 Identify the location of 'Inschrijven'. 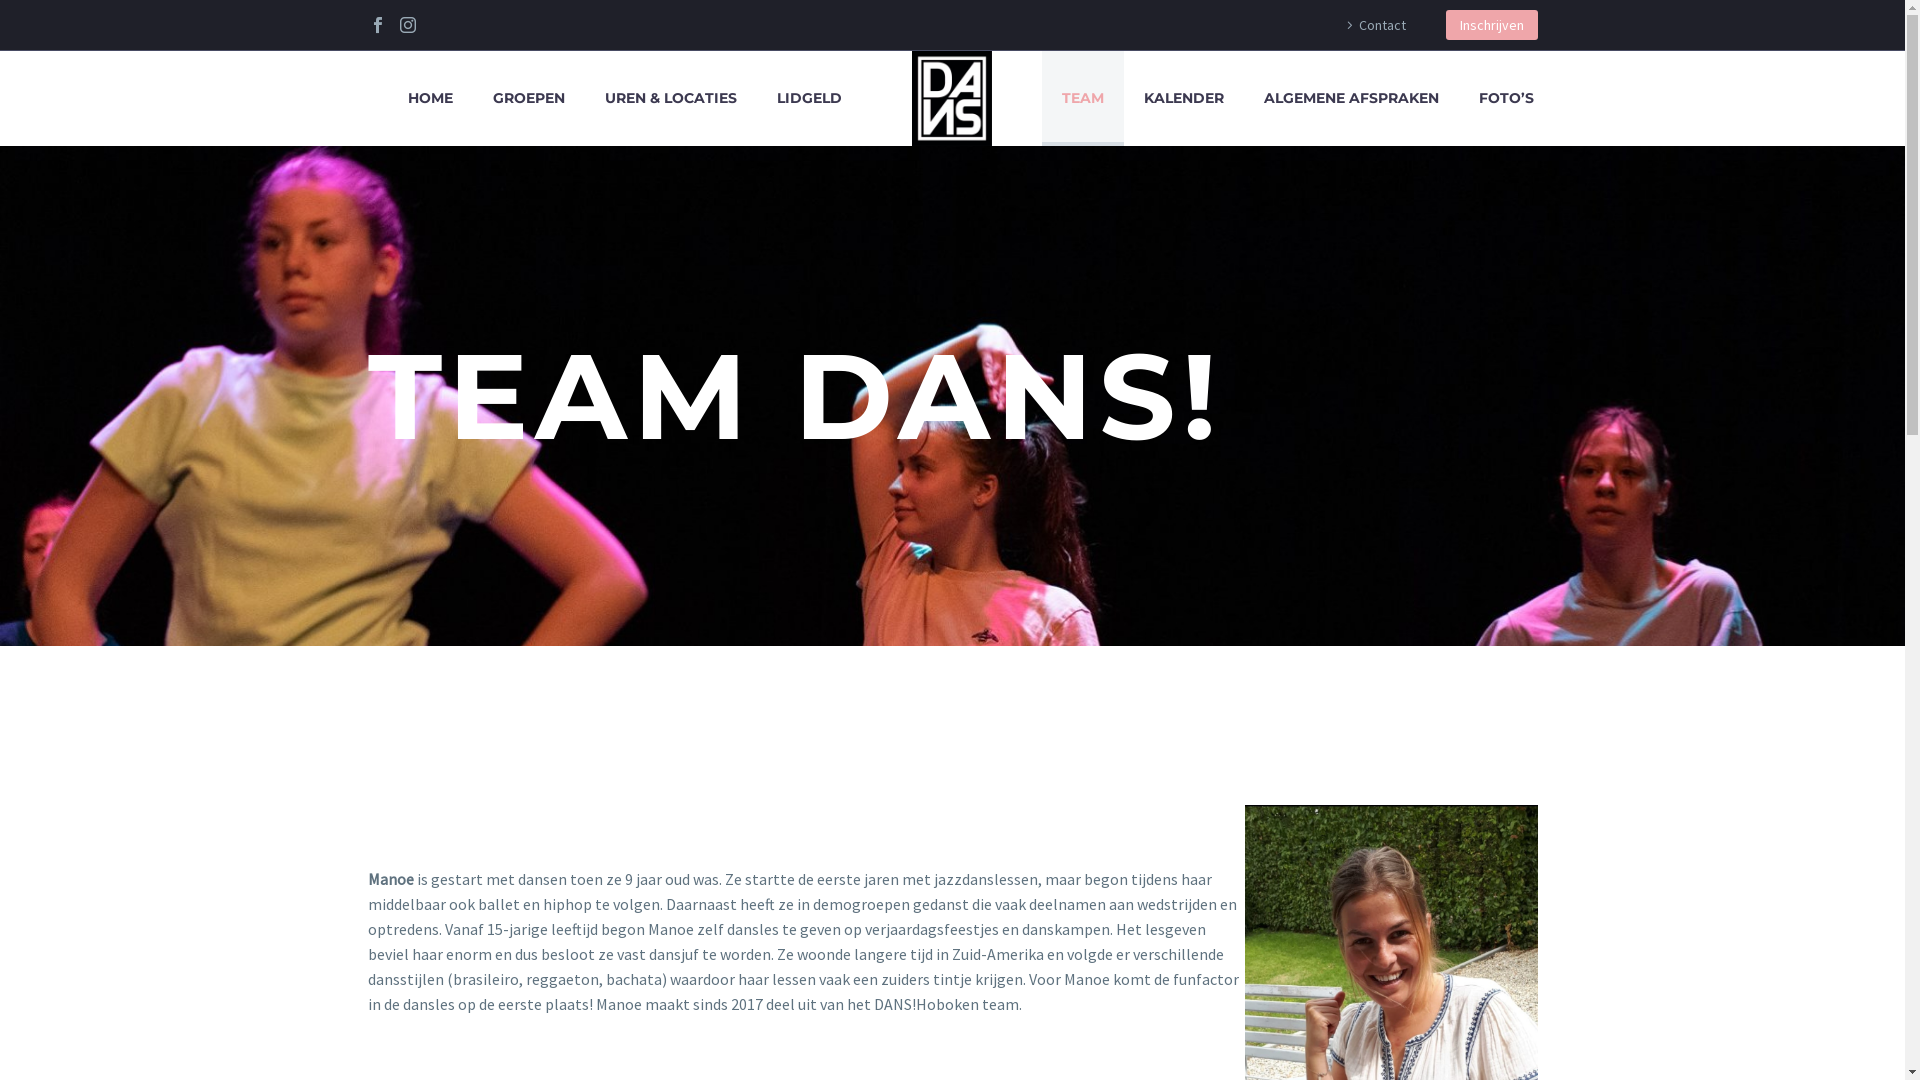
(1492, 24).